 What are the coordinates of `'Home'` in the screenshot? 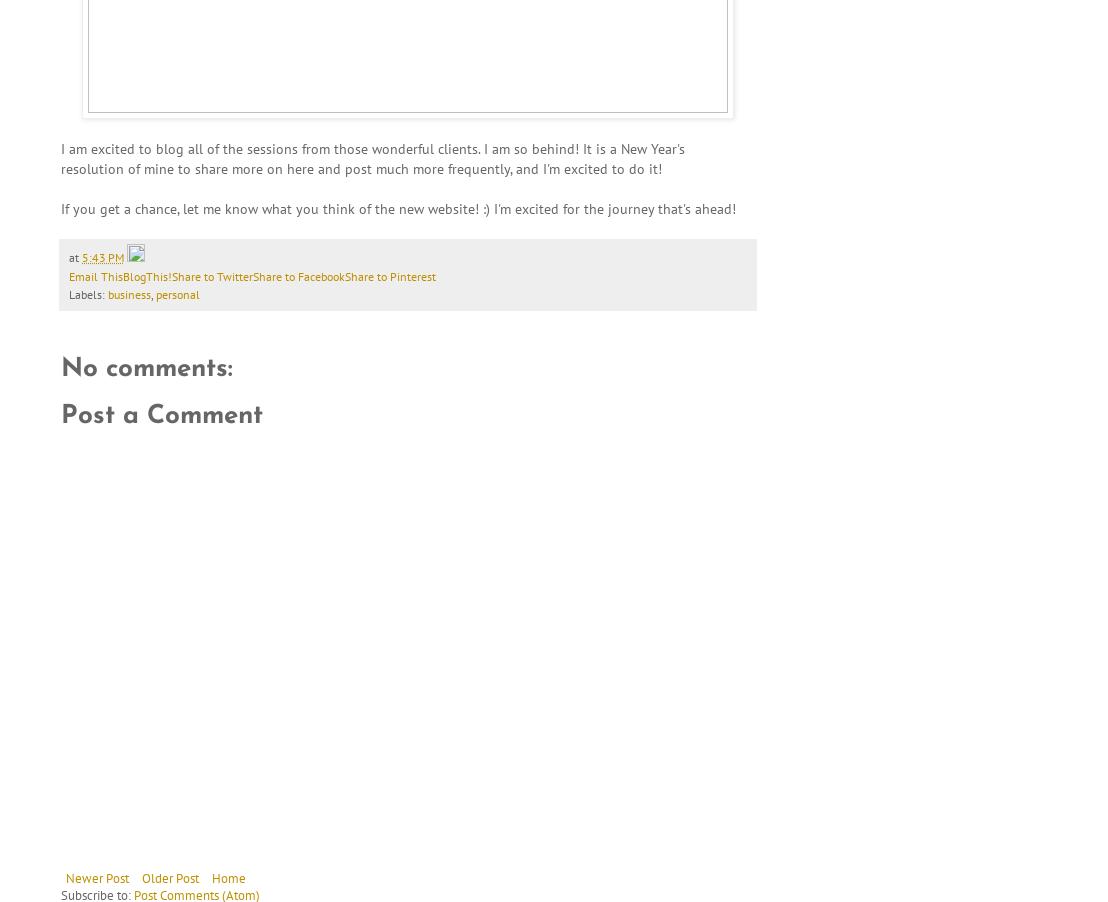 It's located at (229, 877).